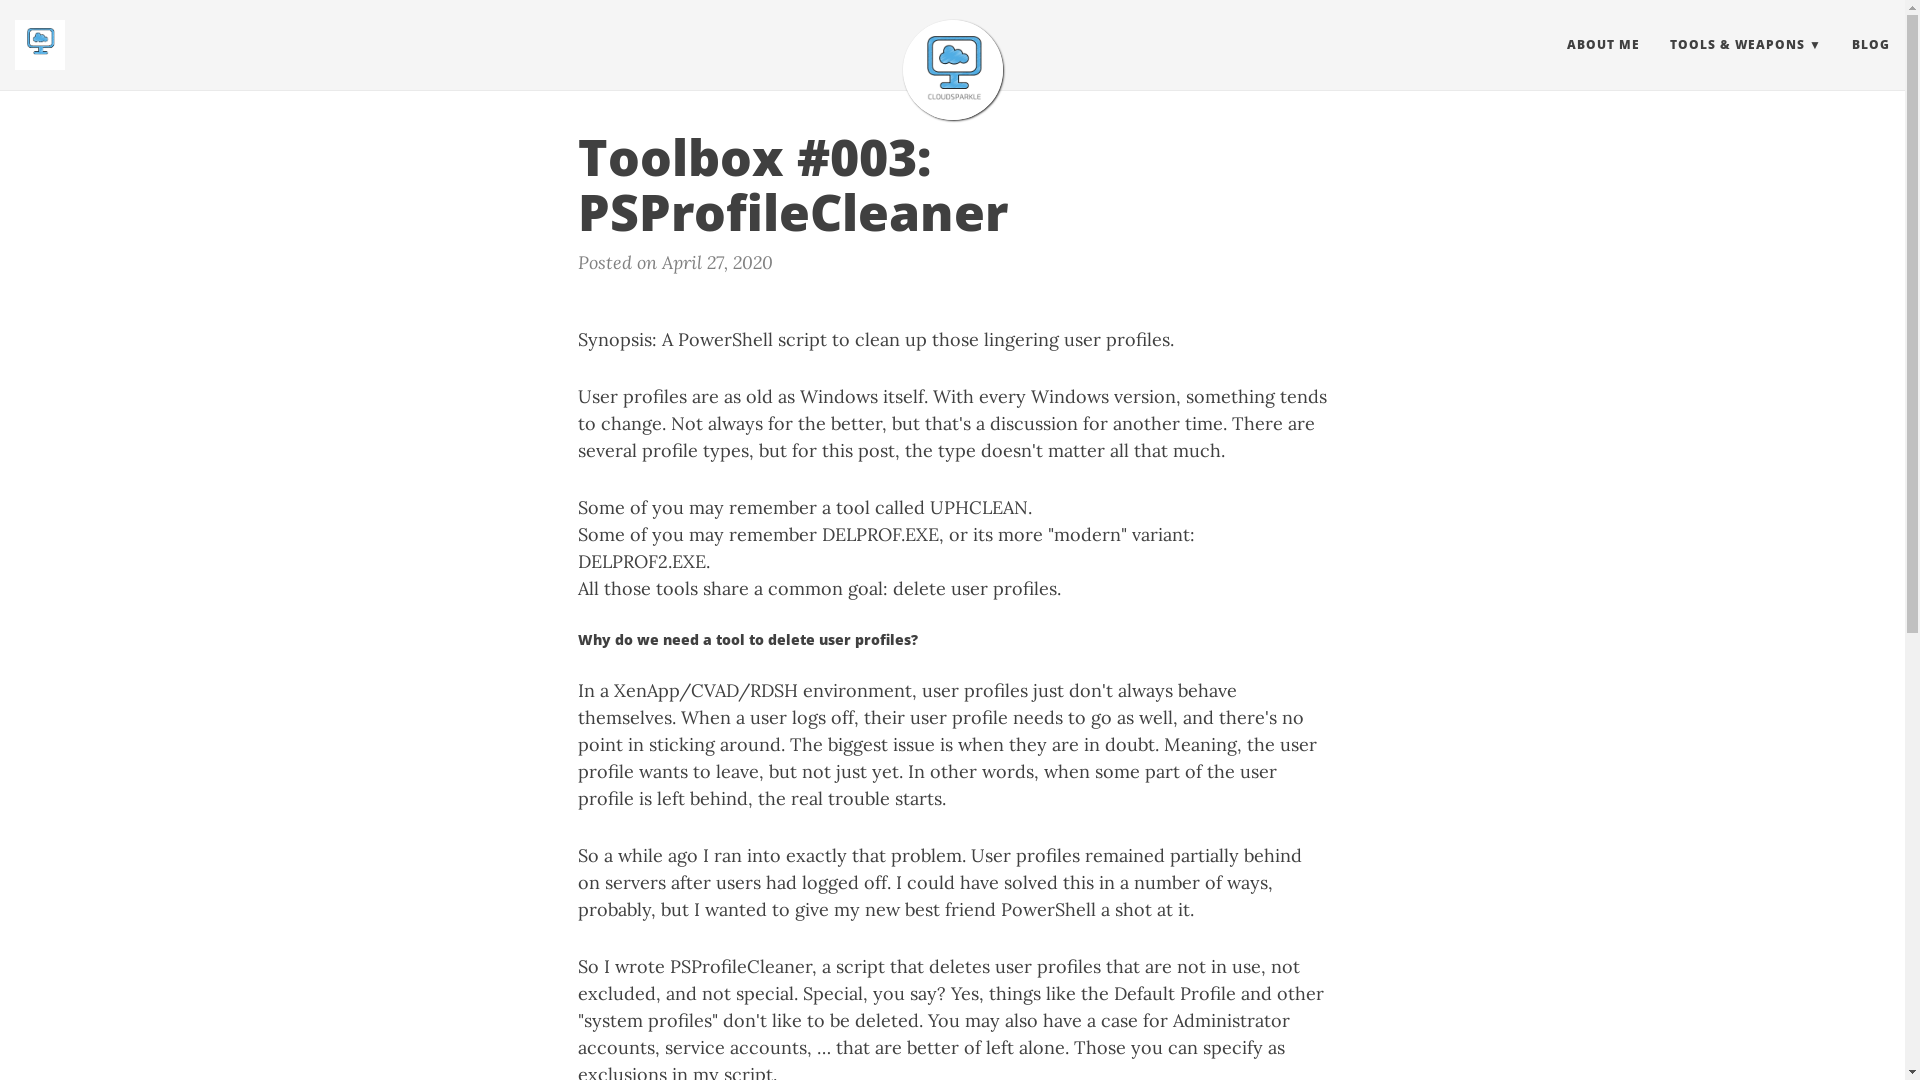 Image resolution: width=1920 pixels, height=1080 pixels. Describe the element at coordinates (1603, 45) in the screenshot. I see `'ABOUT ME'` at that location.